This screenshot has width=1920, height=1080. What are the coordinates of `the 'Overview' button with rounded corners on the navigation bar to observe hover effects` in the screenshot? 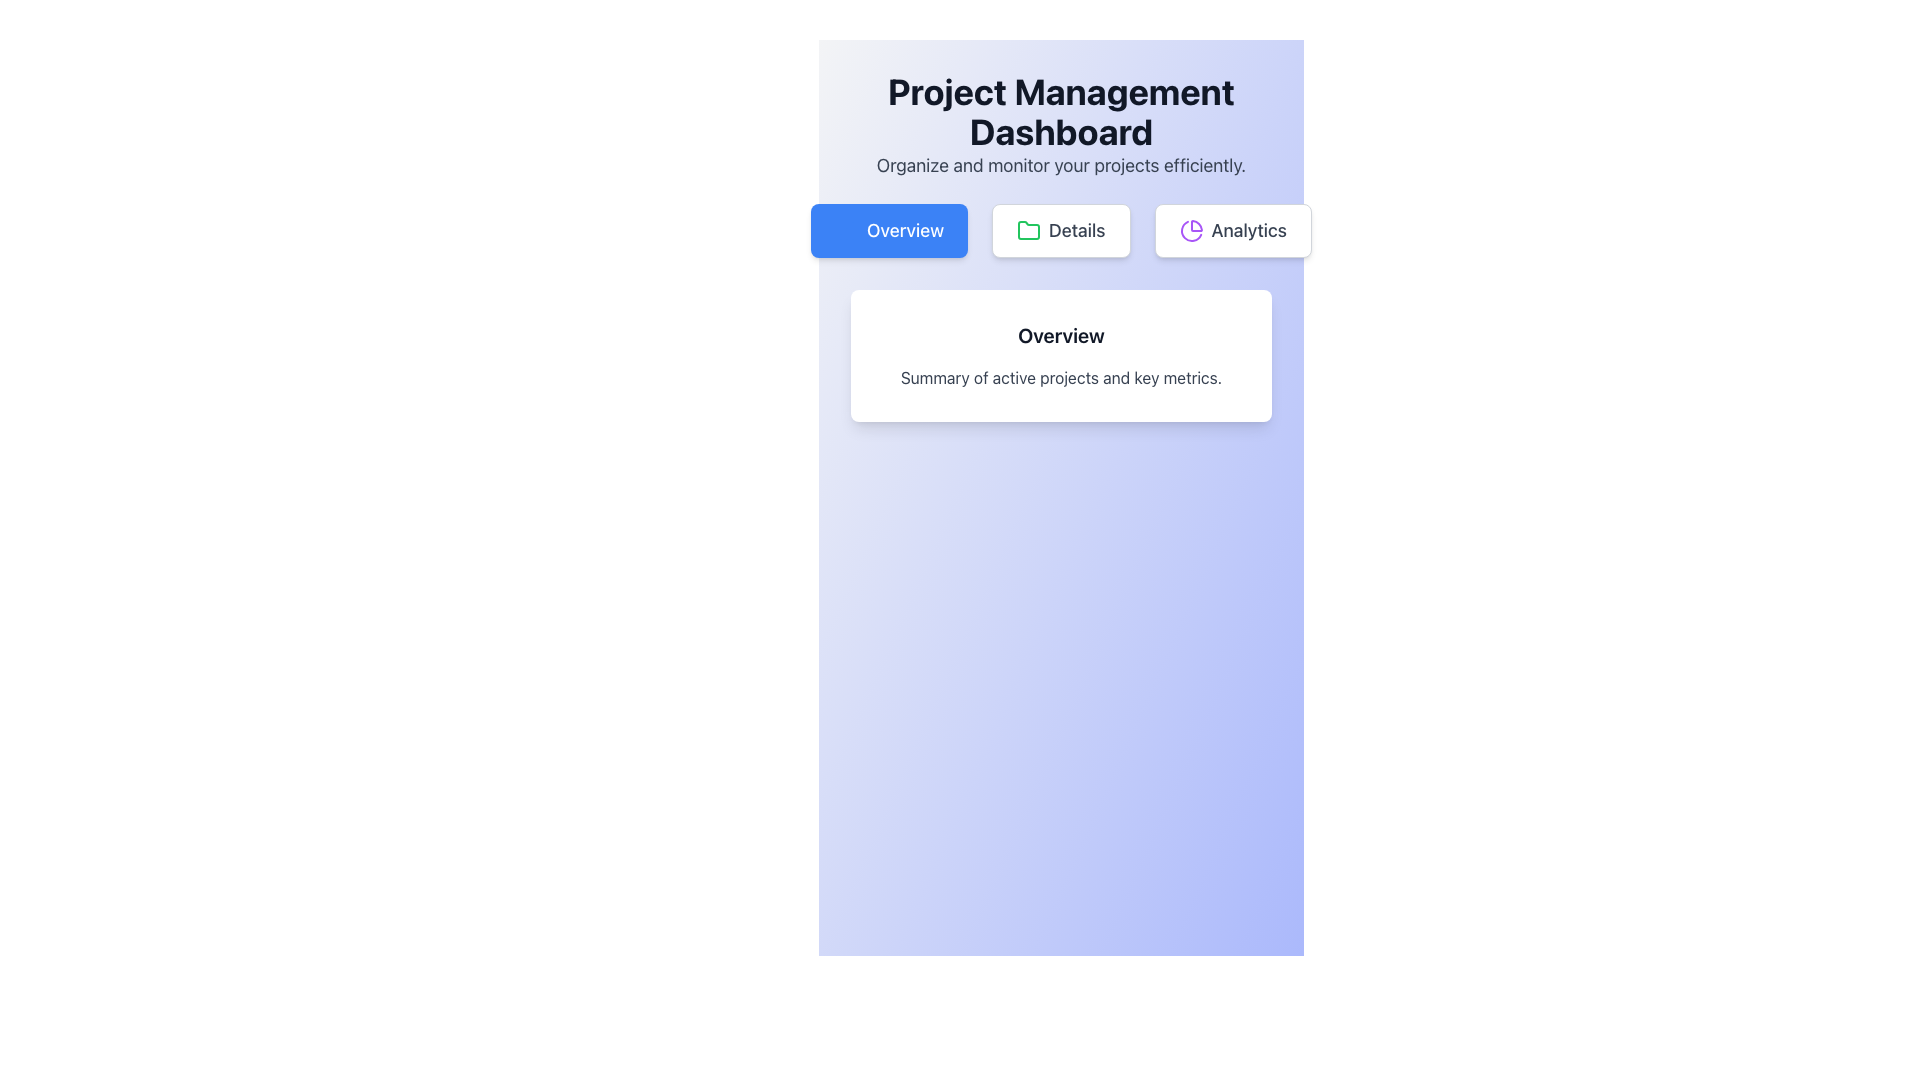 It's located at (888, 230).